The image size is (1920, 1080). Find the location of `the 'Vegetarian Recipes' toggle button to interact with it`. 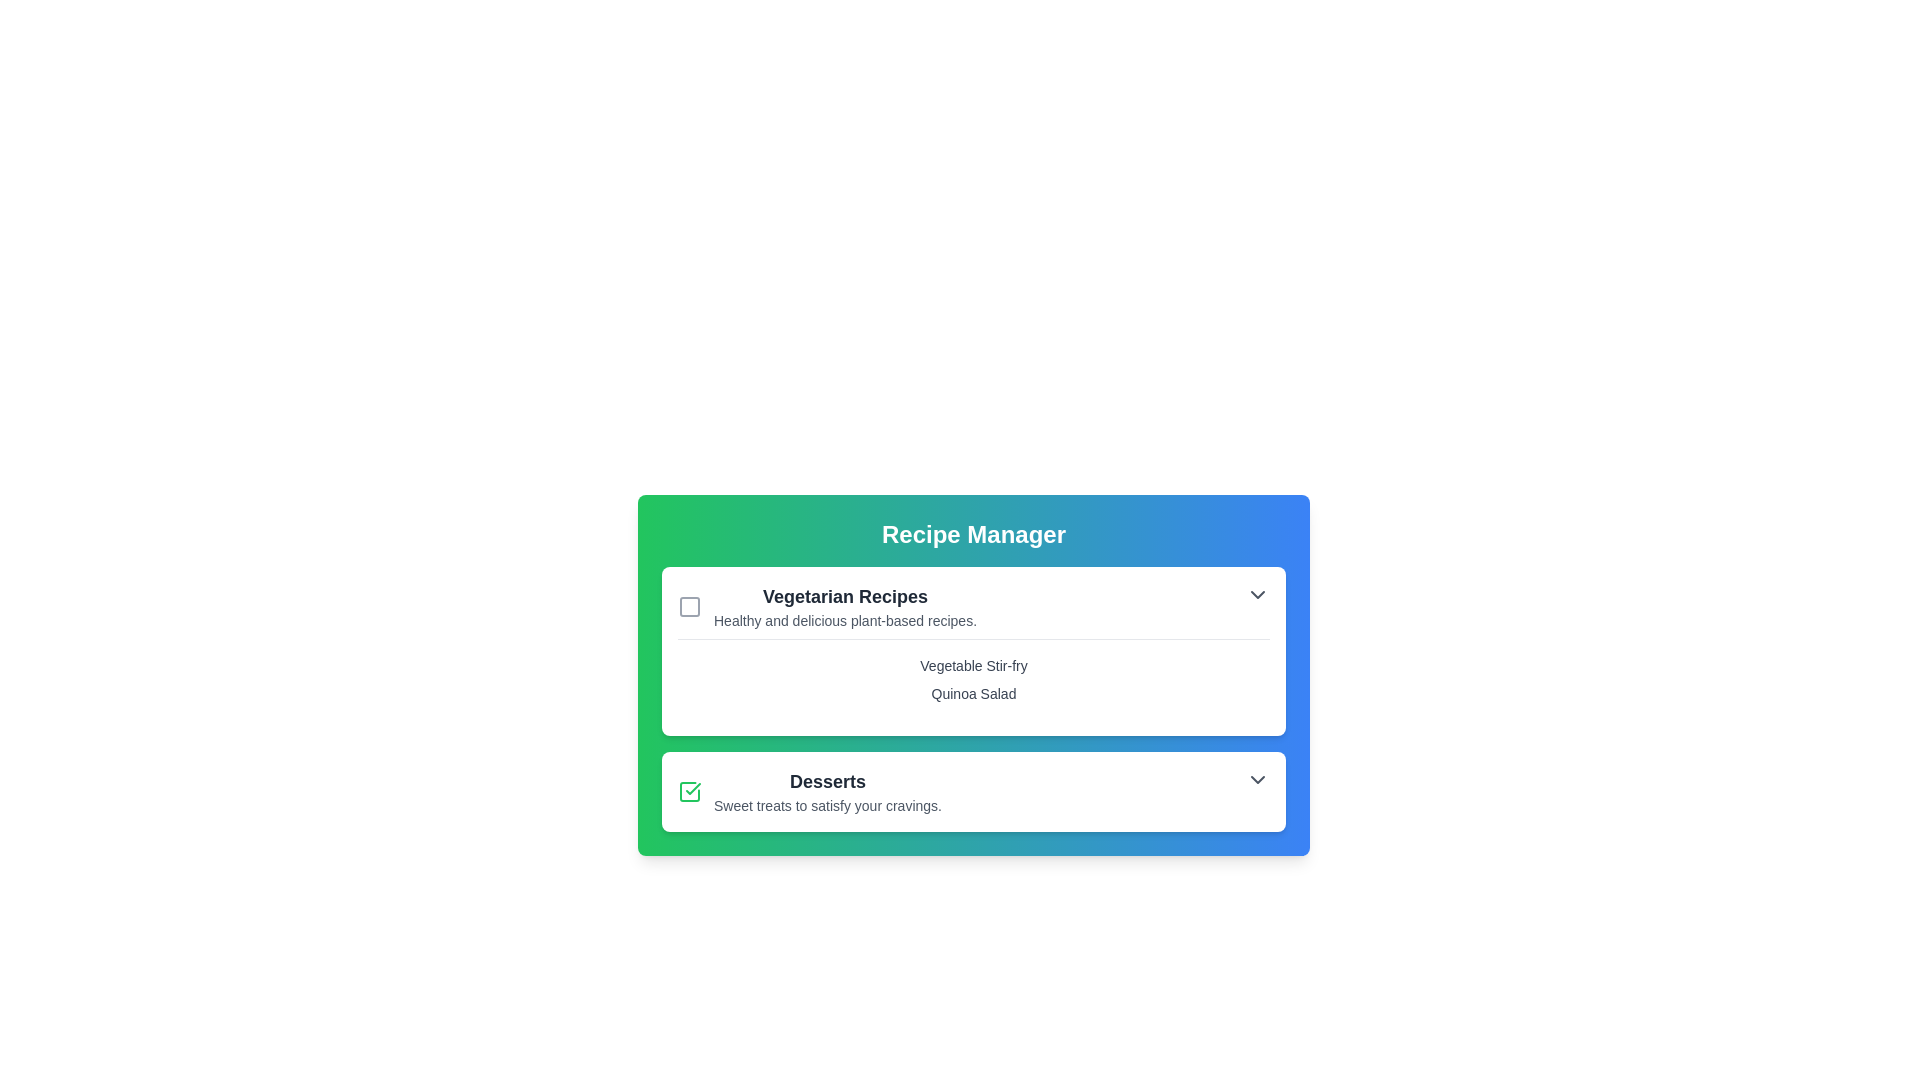

the 'Vegetarian Recipes' toggle button to interact with it is located at coordinates (1256, 593).